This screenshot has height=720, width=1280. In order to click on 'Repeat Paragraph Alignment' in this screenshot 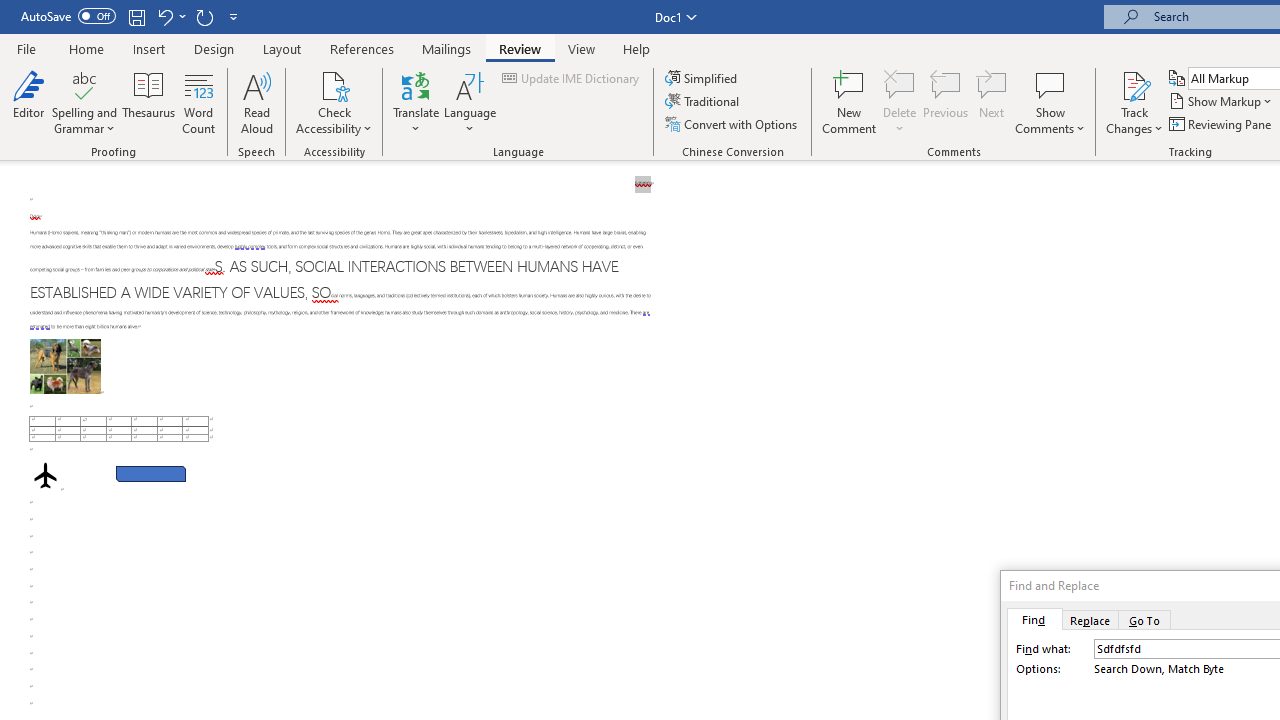, I will do `click(204, 16)`.